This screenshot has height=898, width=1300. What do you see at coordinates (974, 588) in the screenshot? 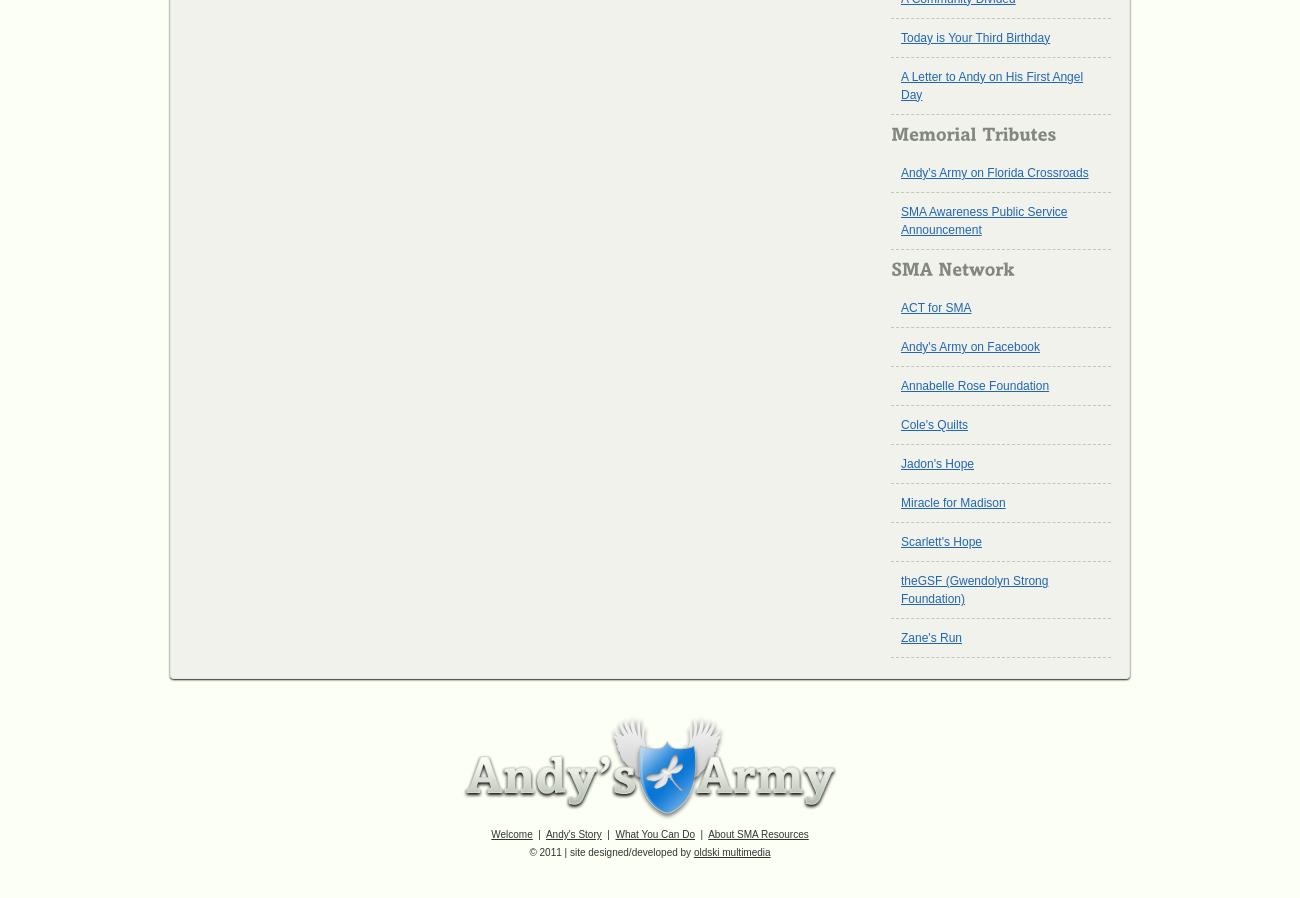
I see `'theGSF (Gwendolyn Strong Foundation)'` at bounding box center [974, 588].